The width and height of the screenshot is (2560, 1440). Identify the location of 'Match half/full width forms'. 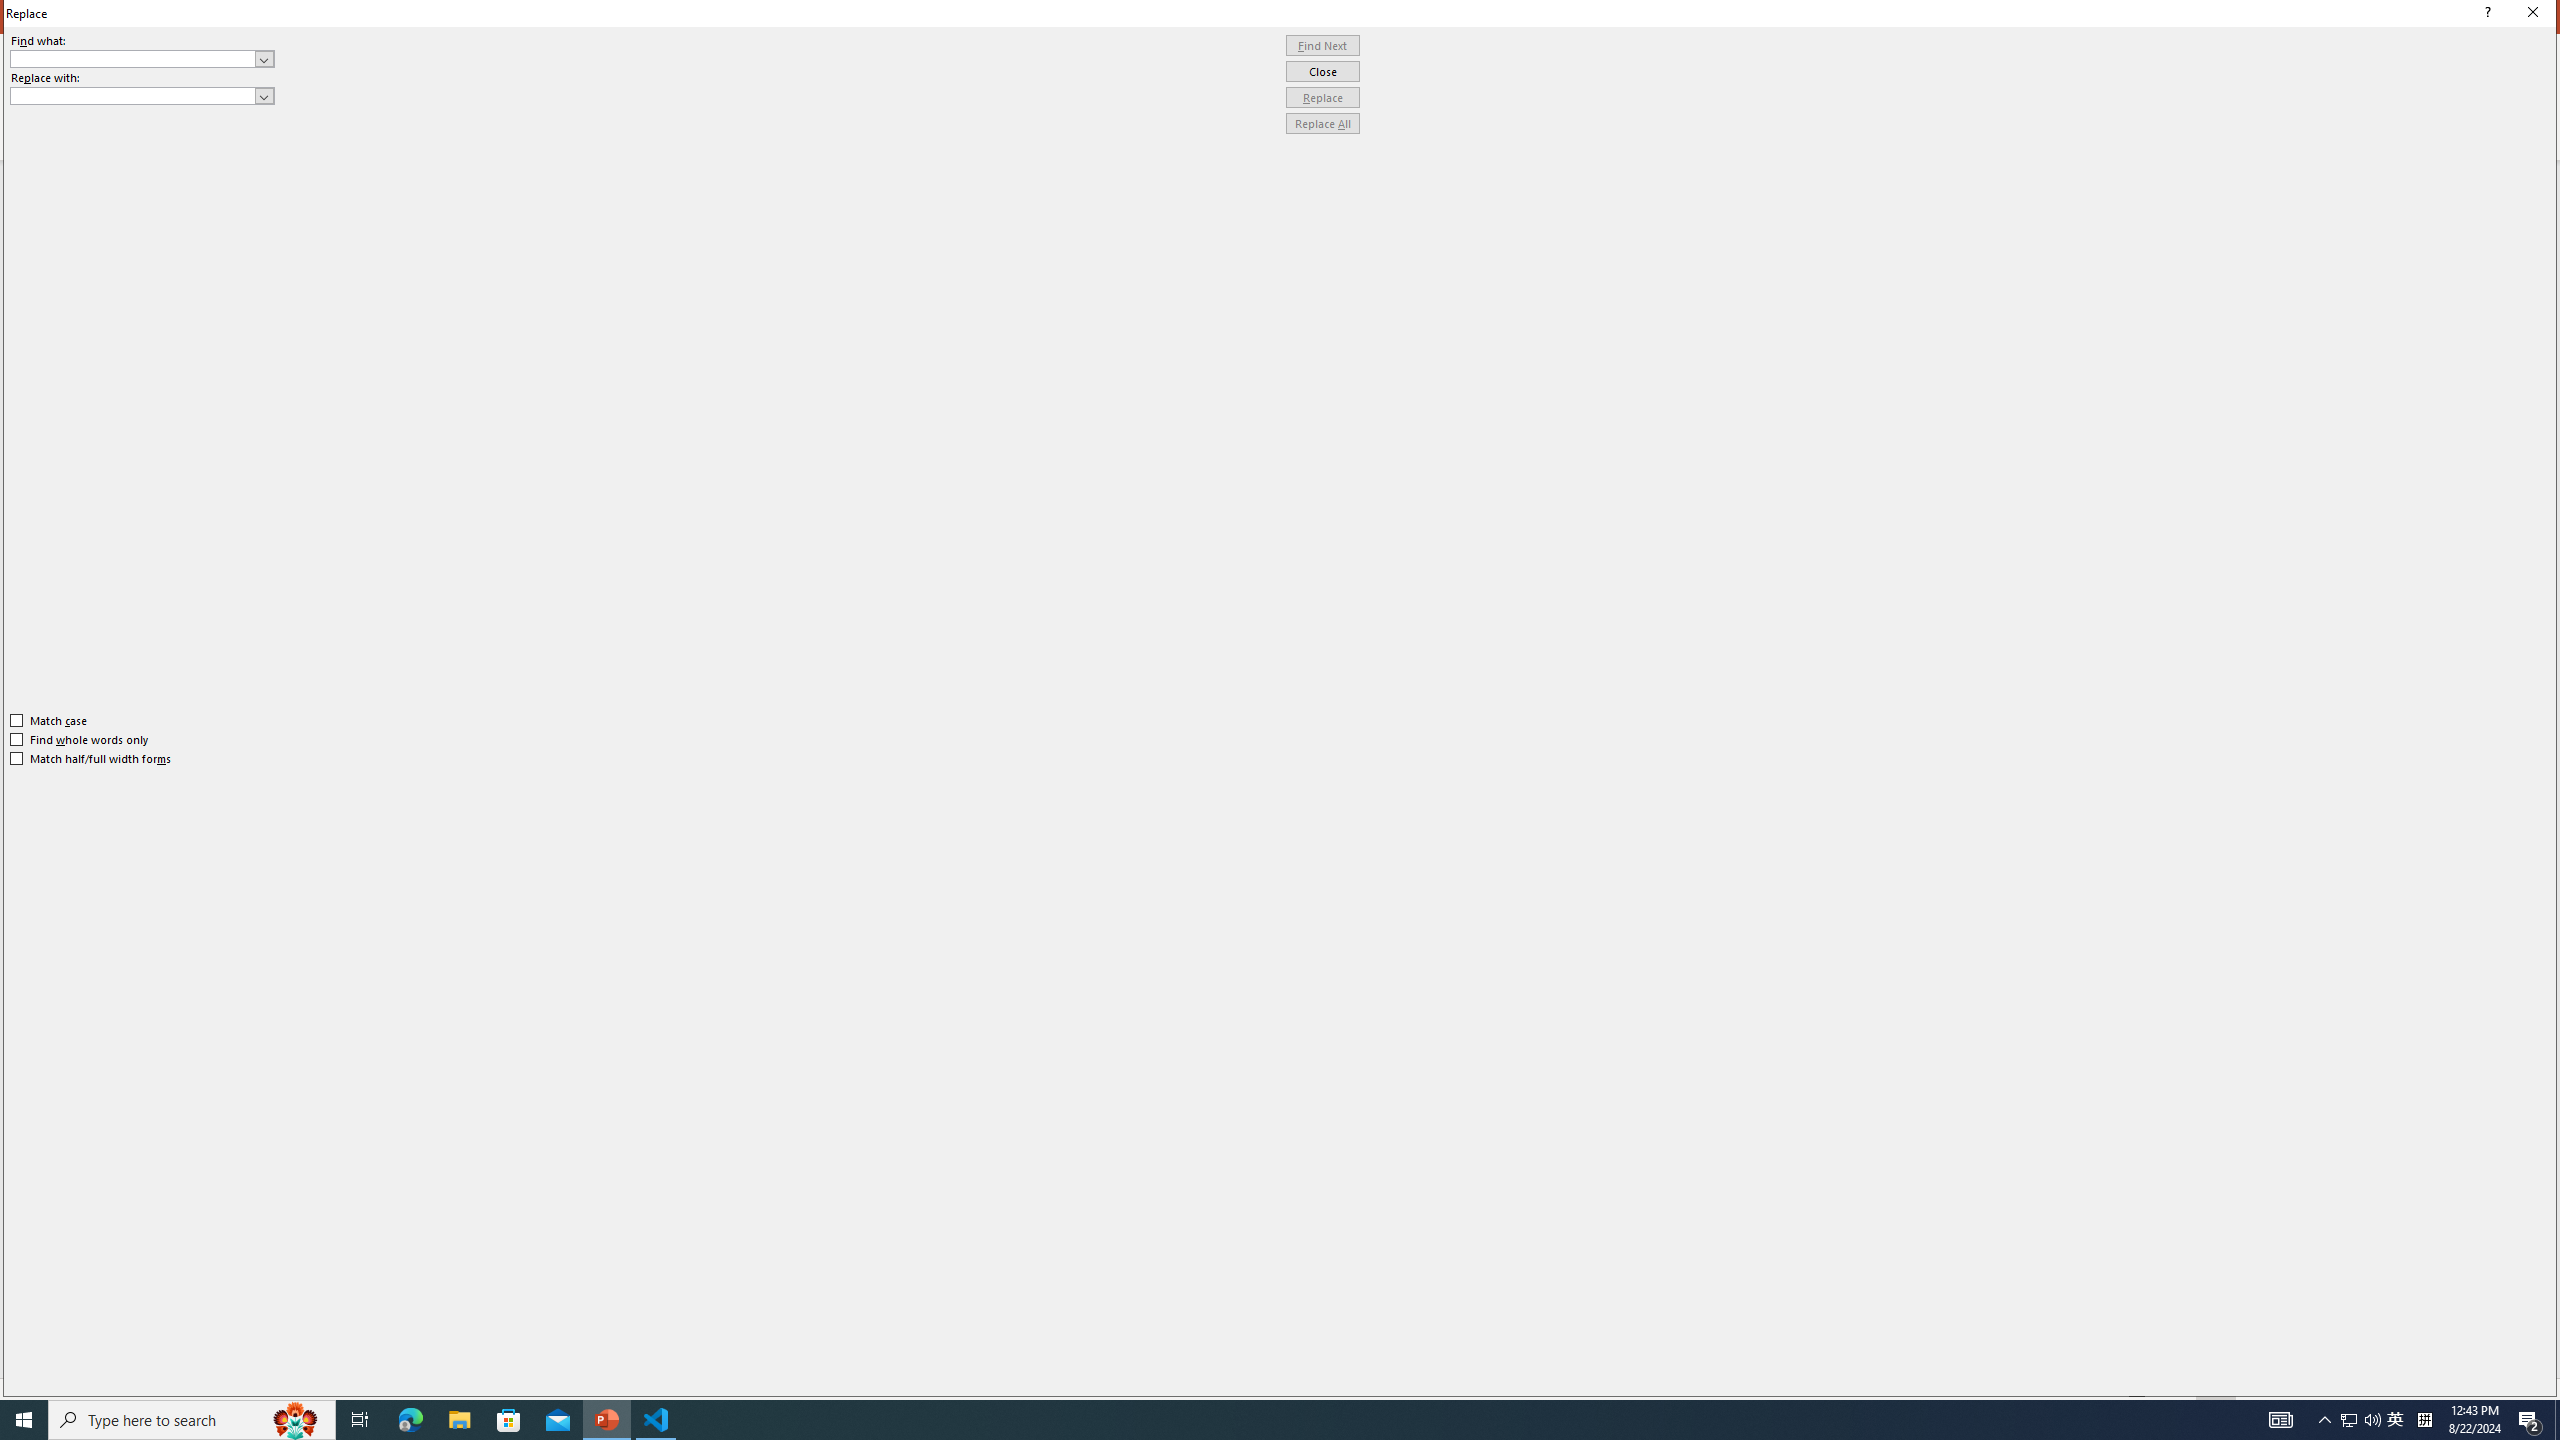
(91, 758).